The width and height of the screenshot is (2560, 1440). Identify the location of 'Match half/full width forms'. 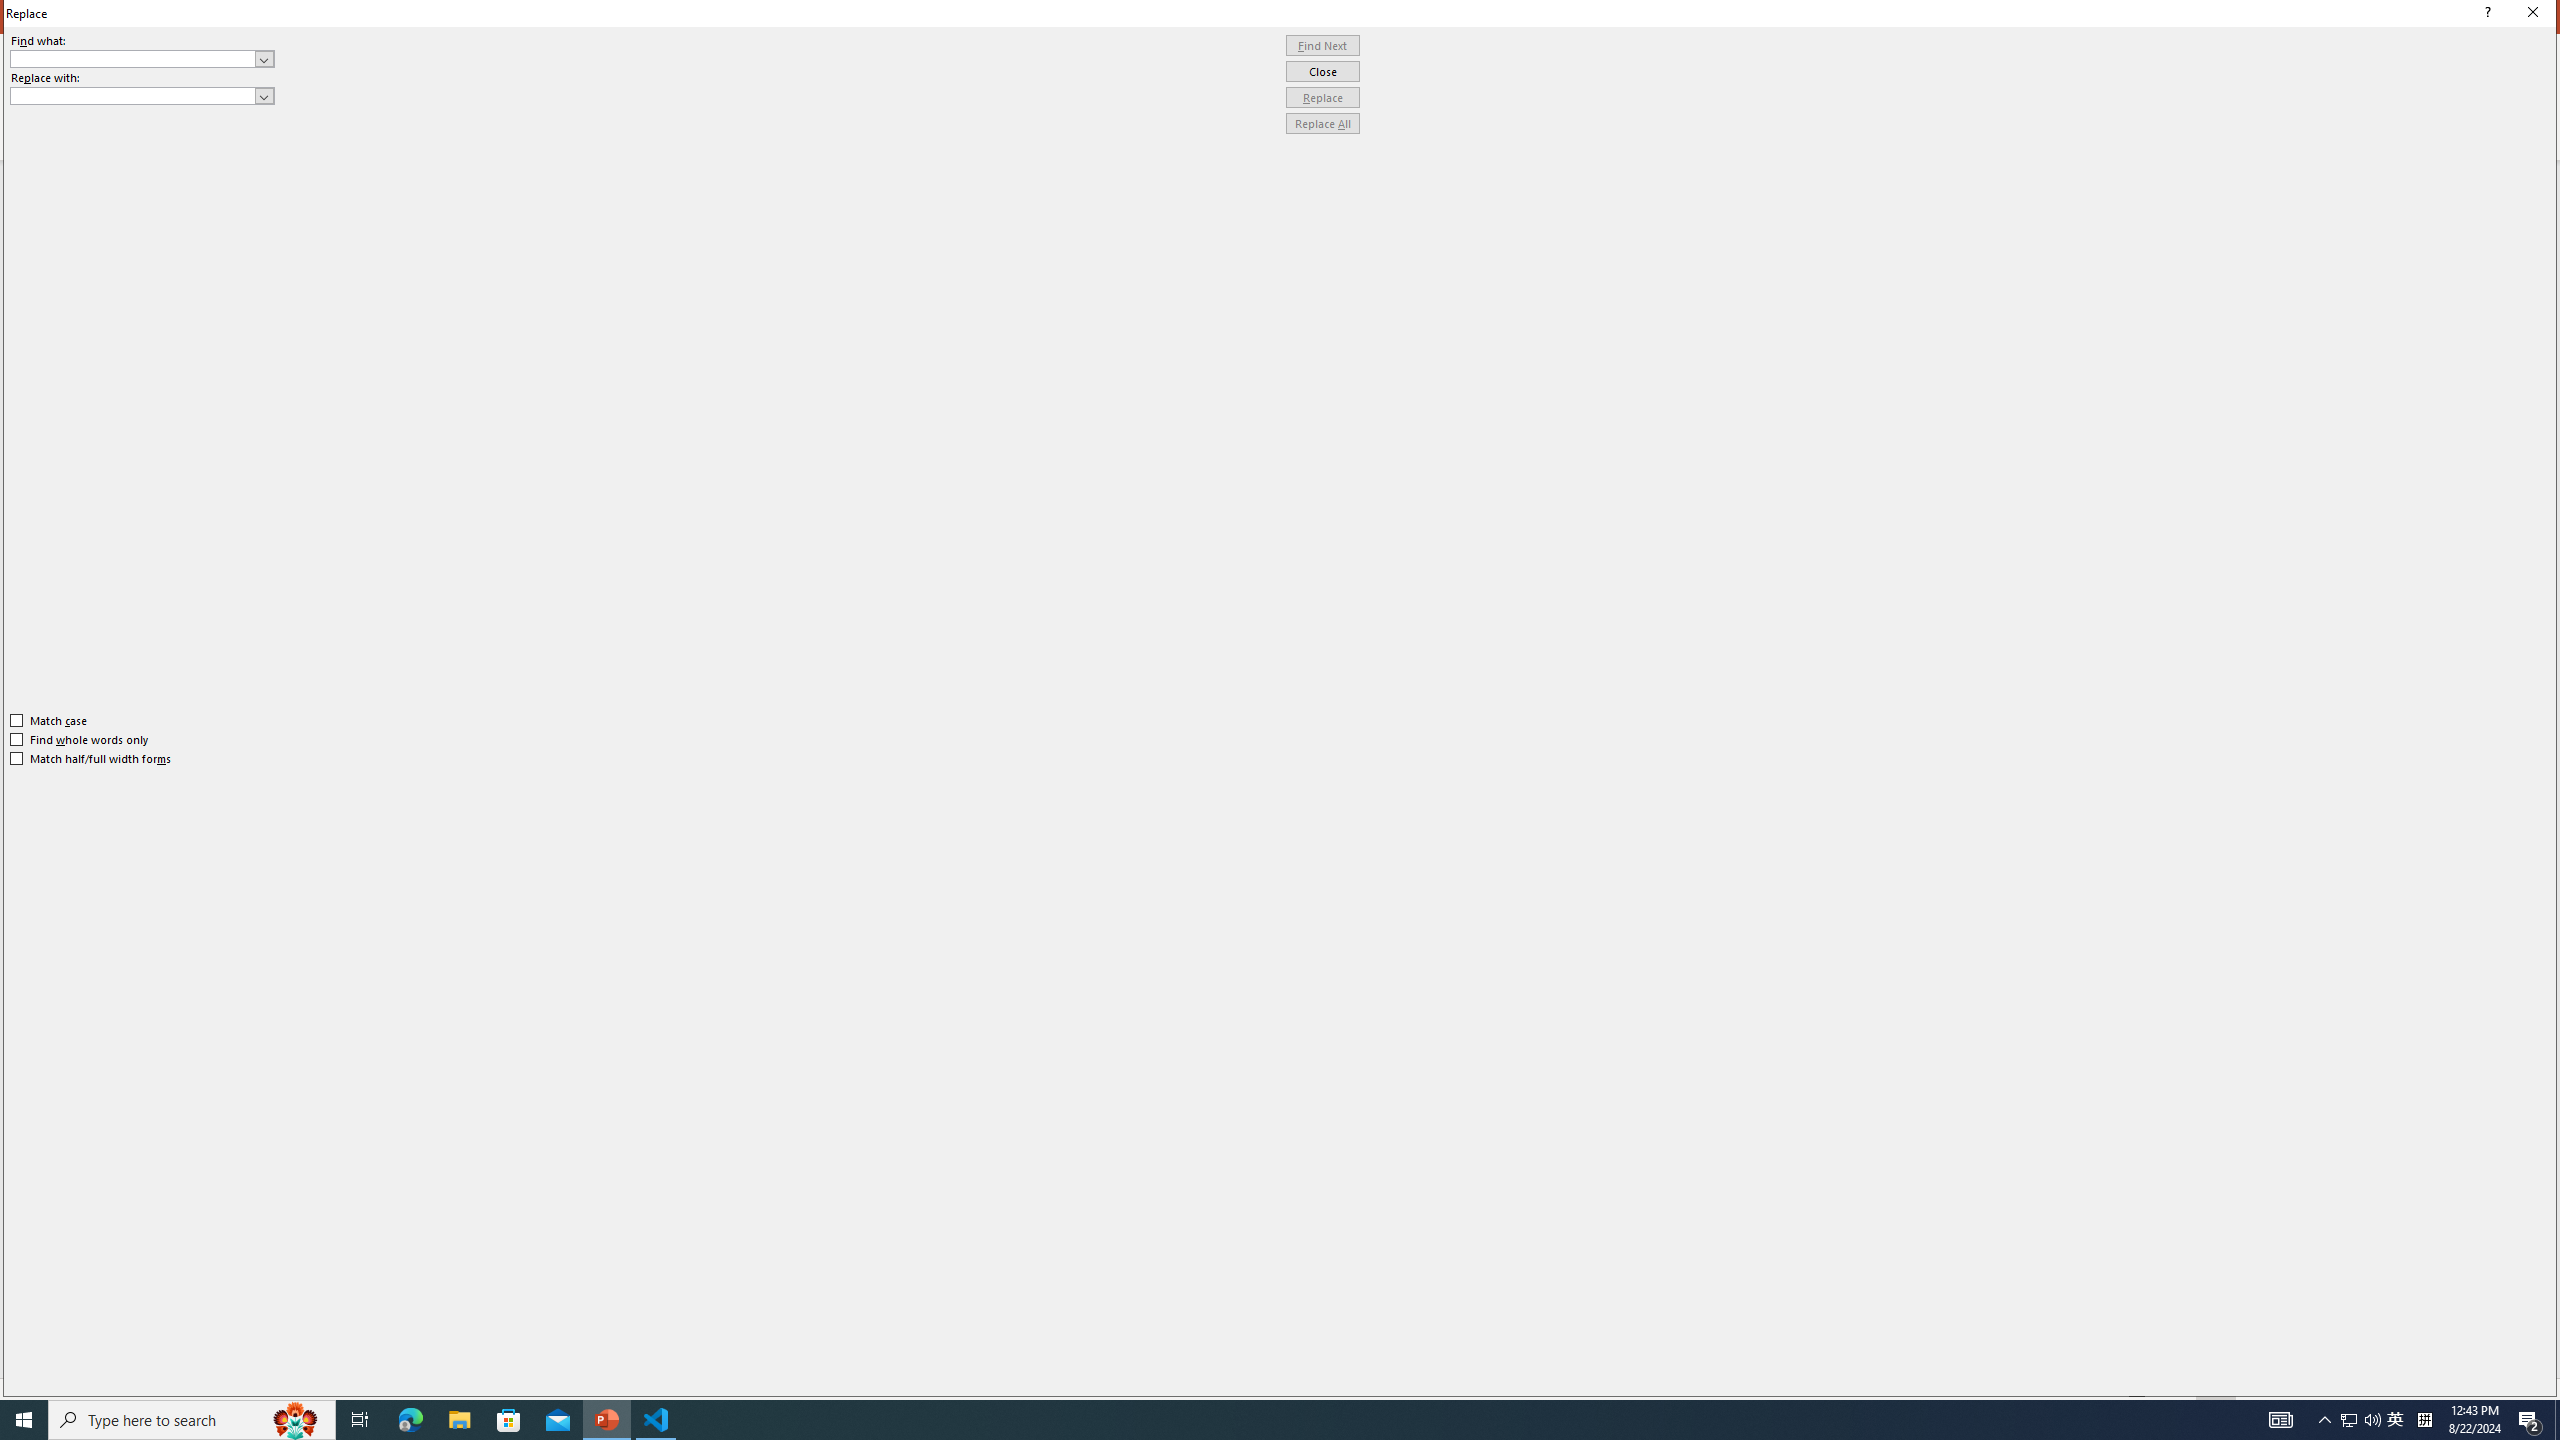
(91, 758).